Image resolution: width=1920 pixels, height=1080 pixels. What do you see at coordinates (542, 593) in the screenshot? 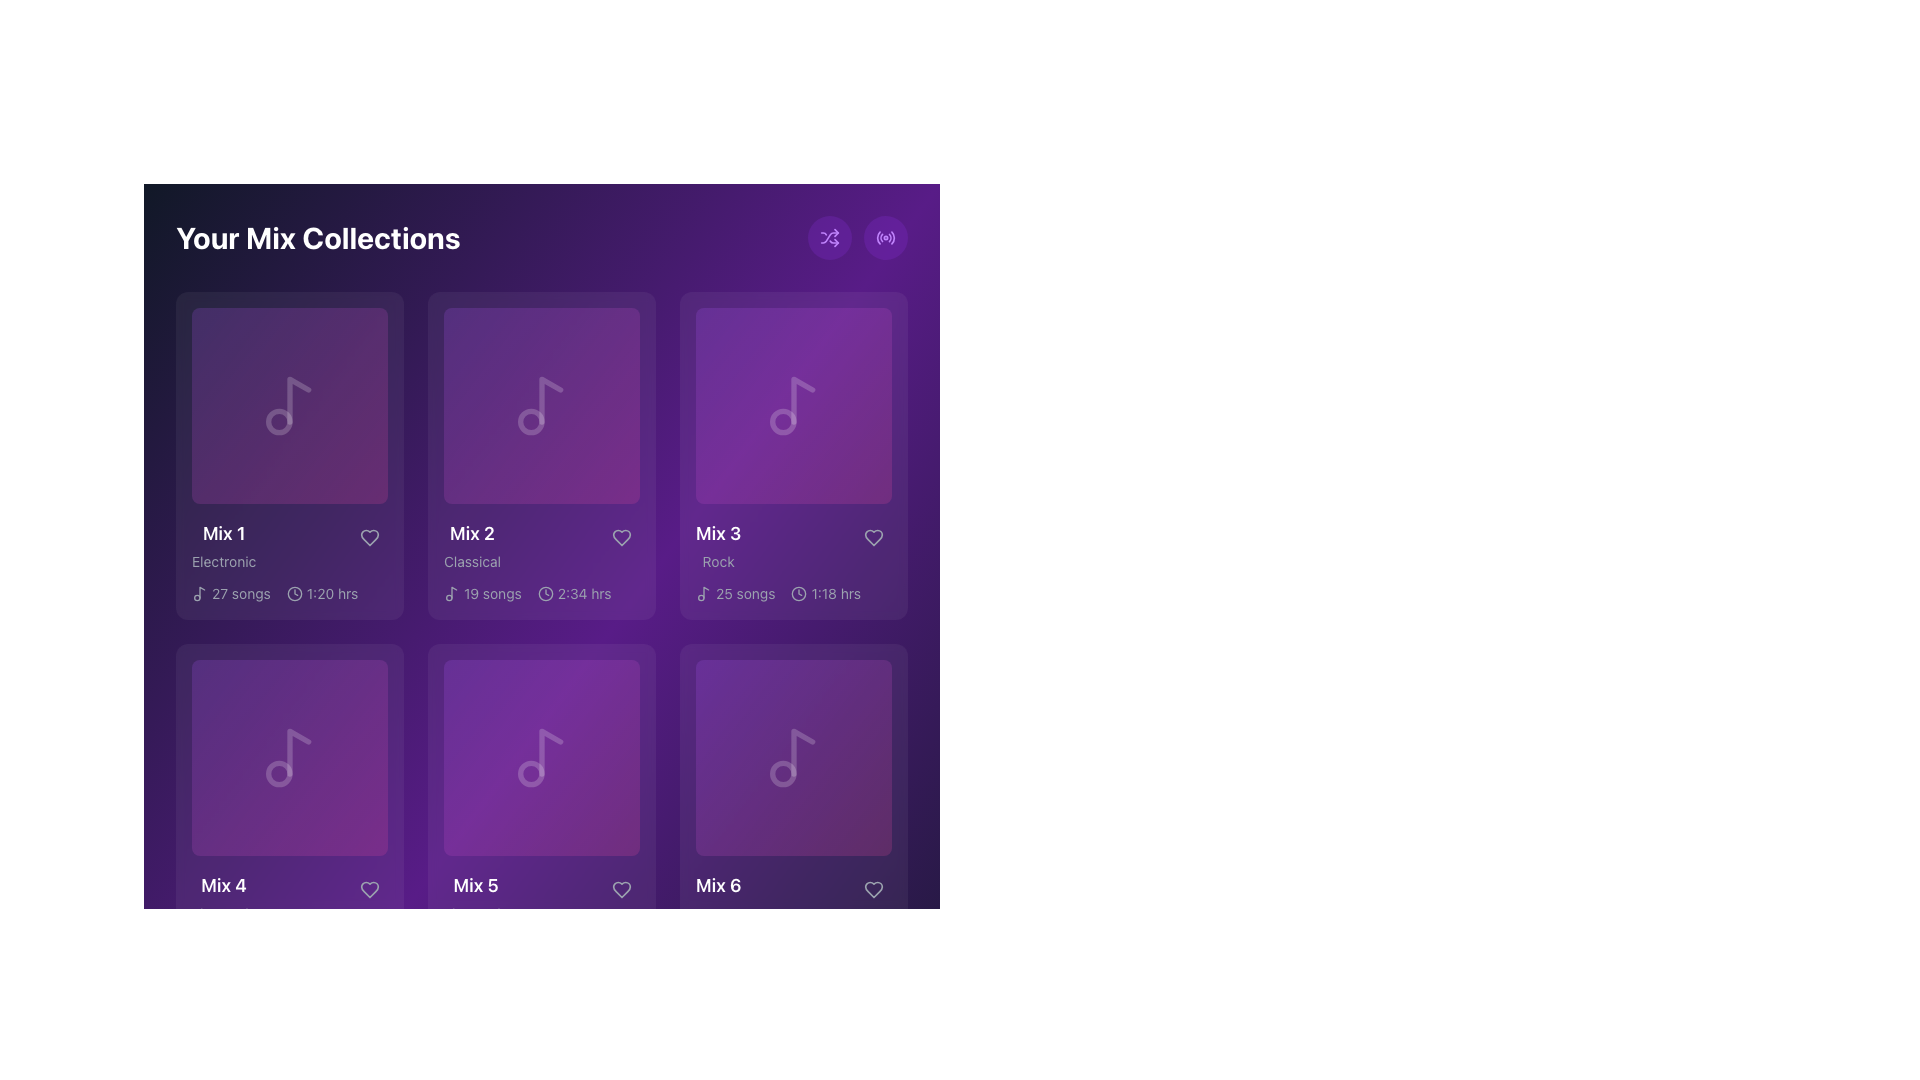
I see `the text label displaying '19 songs 2:34 hrs' with associated icons for a musical note and a clock, located at the bottom section of the 'Mix 2' card` at bounding box center [542, 593].